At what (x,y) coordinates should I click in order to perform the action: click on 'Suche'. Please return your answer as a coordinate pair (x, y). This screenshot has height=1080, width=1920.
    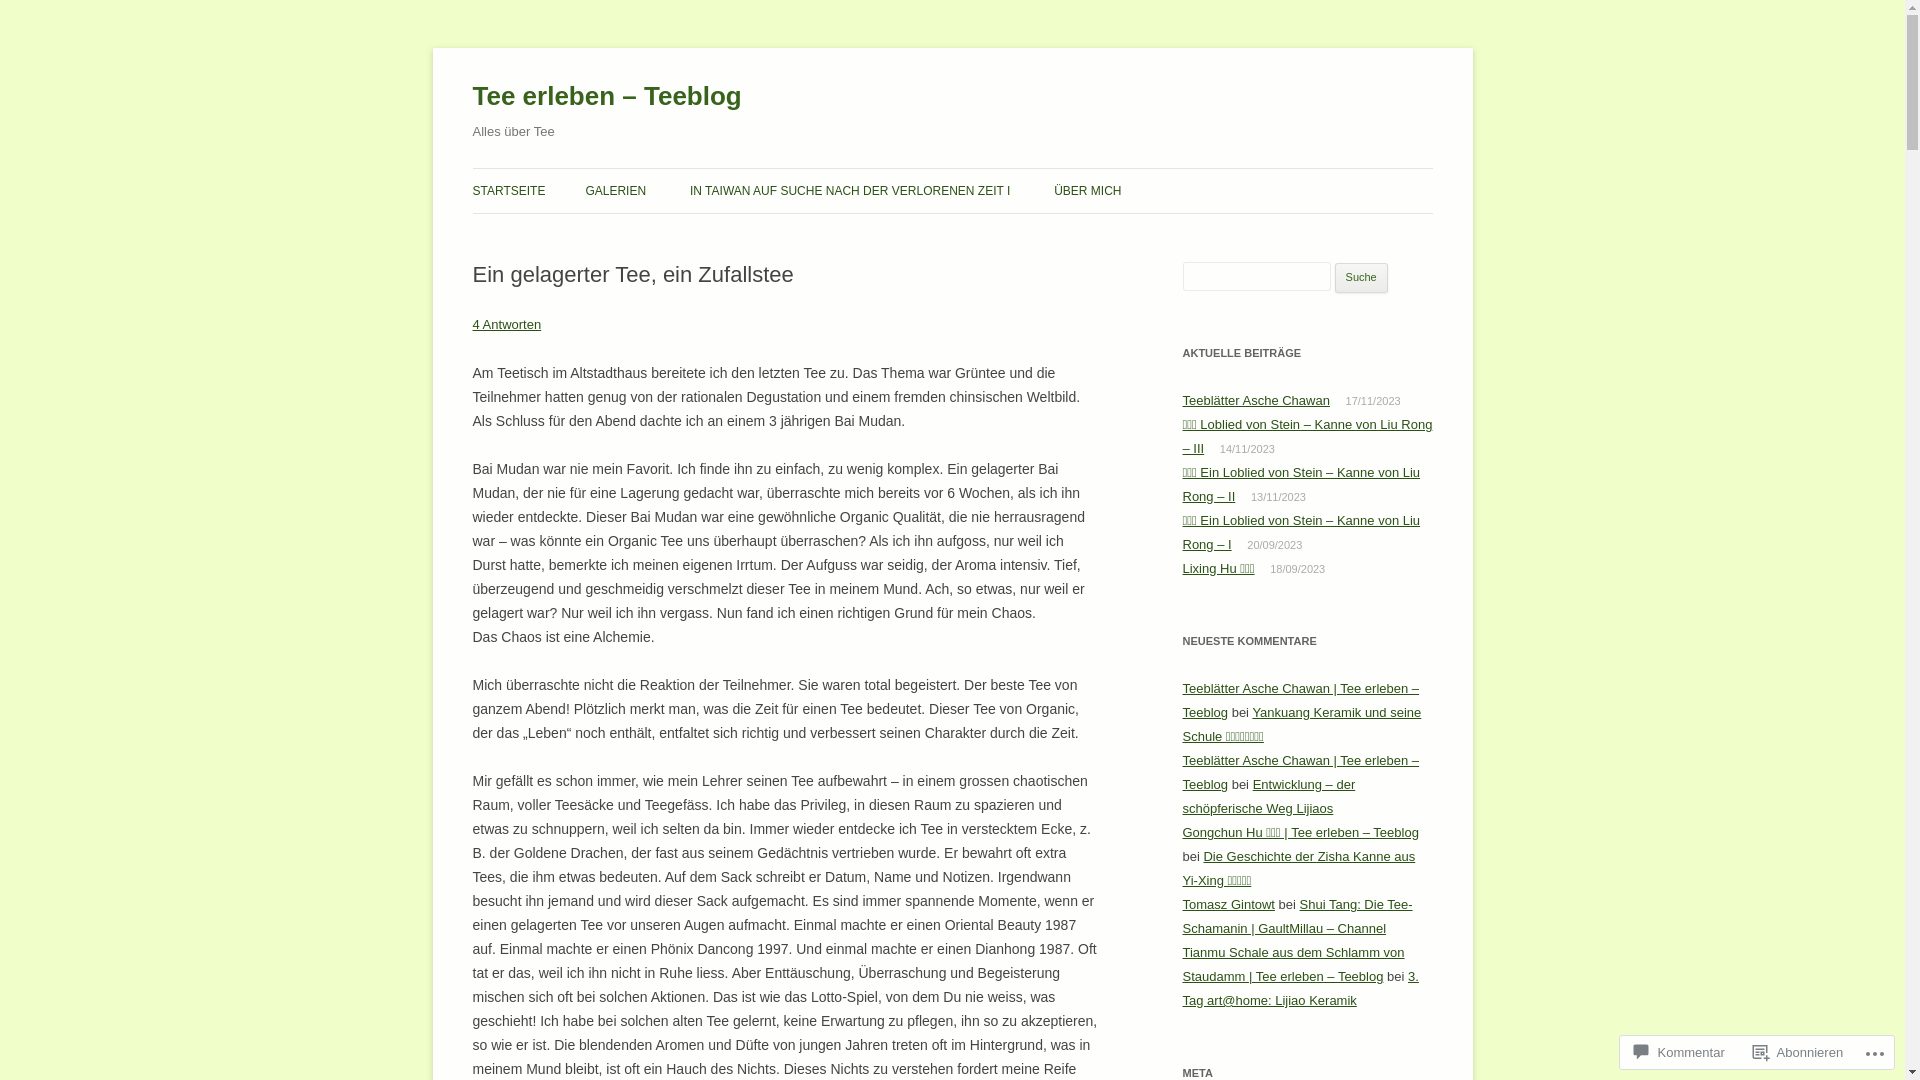
    Looking at the image, I should click on (1360, 277).